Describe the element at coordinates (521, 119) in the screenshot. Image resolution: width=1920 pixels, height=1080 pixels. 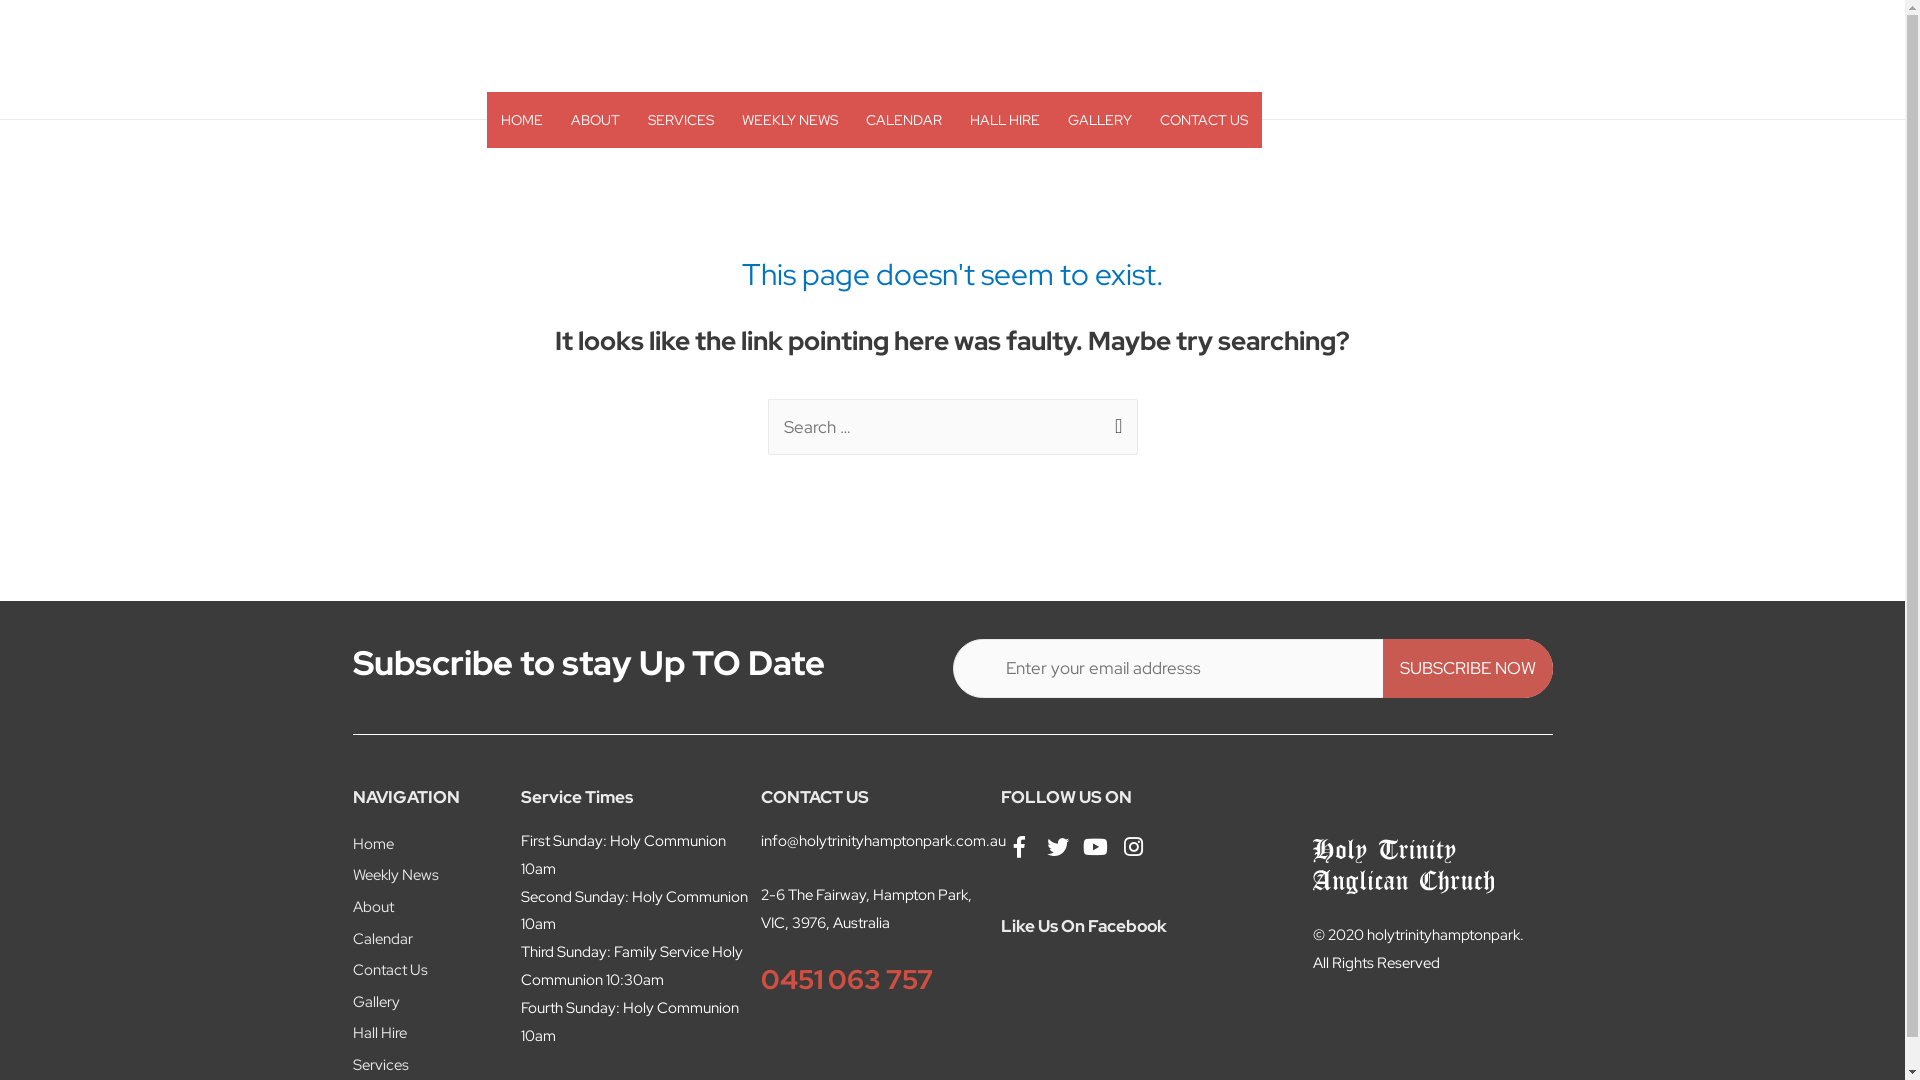
I see `'HOME'` at that location.